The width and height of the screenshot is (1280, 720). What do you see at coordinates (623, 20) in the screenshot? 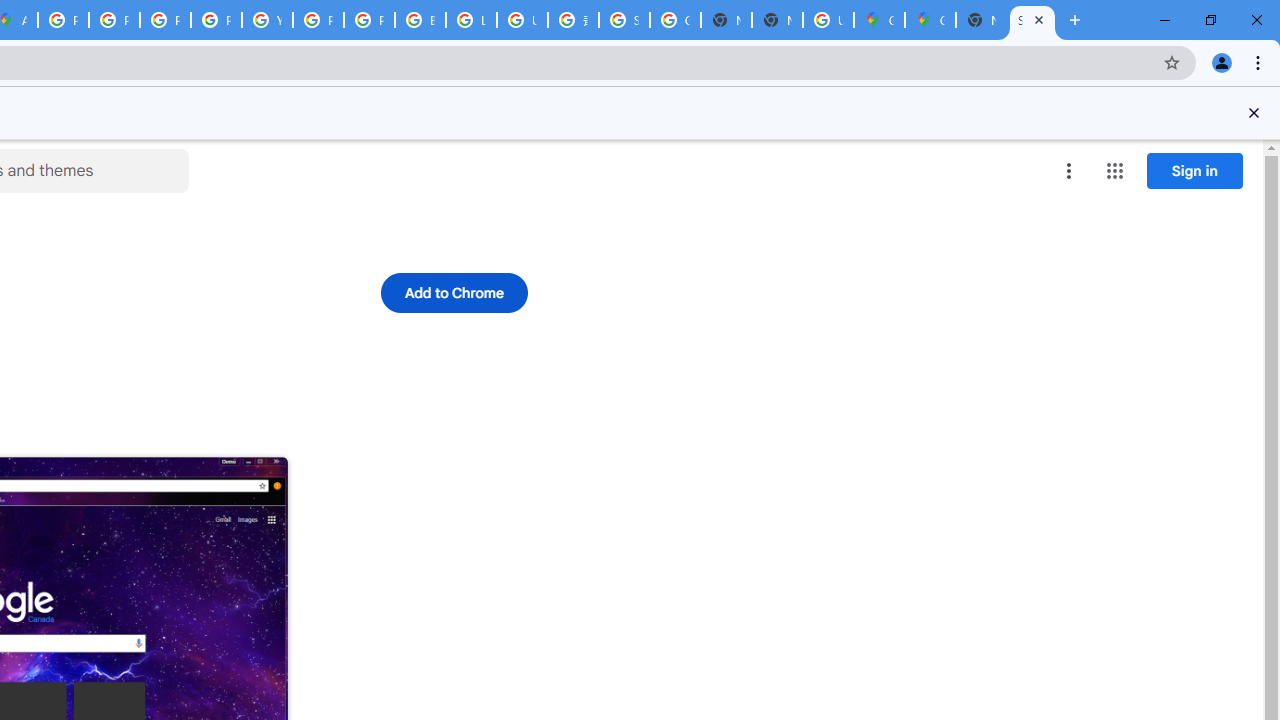
I see `'Sign in - Google Accounts'` at bounding box center [623, 20].